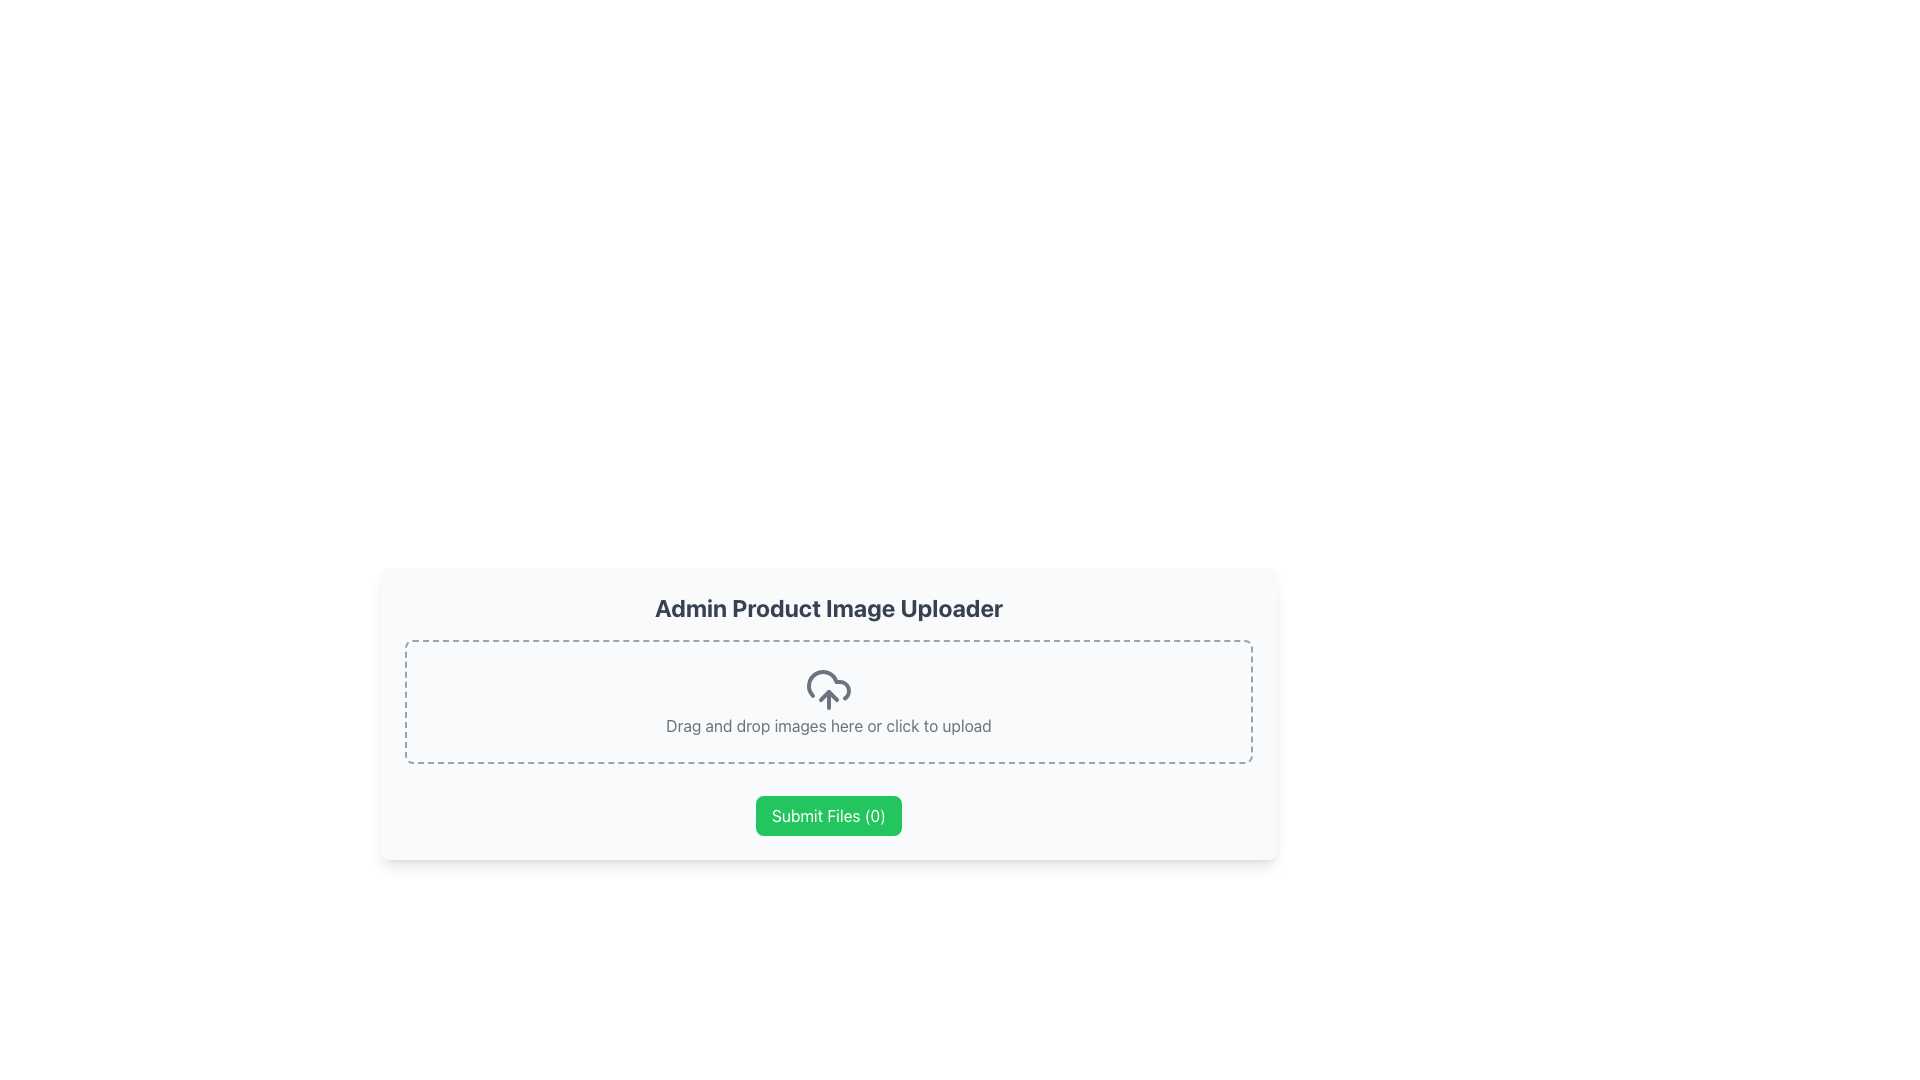 The image size is (1920, 1080). Describe the element at coordinates (829, 701) in the screenshot. I see `and drop files into the Drag-and-Drop Area, which features a dashed border, rounded corners, a cloud upload icon, and text stating 'Drag and drop images here or click` at that location.